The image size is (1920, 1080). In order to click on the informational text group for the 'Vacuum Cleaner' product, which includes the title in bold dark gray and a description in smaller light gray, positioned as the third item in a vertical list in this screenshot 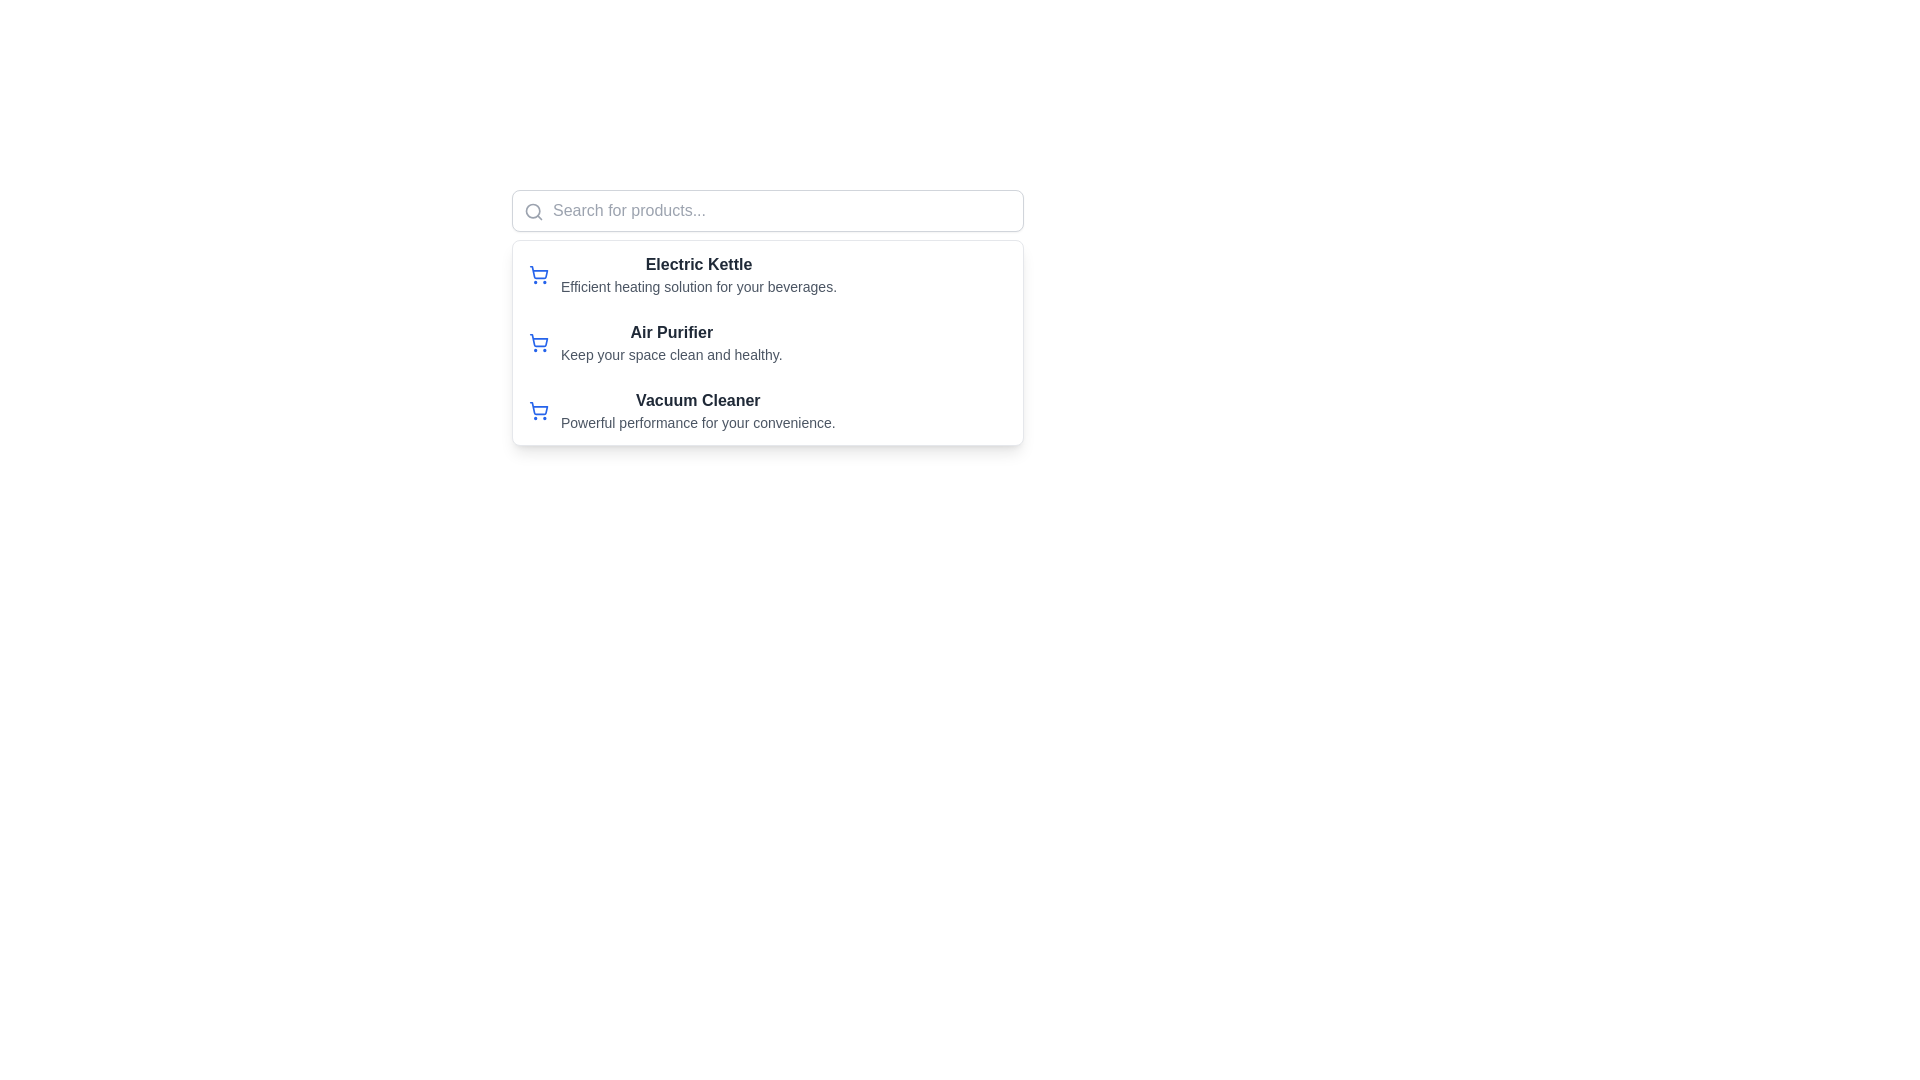, I will do `click(698, 410)`.